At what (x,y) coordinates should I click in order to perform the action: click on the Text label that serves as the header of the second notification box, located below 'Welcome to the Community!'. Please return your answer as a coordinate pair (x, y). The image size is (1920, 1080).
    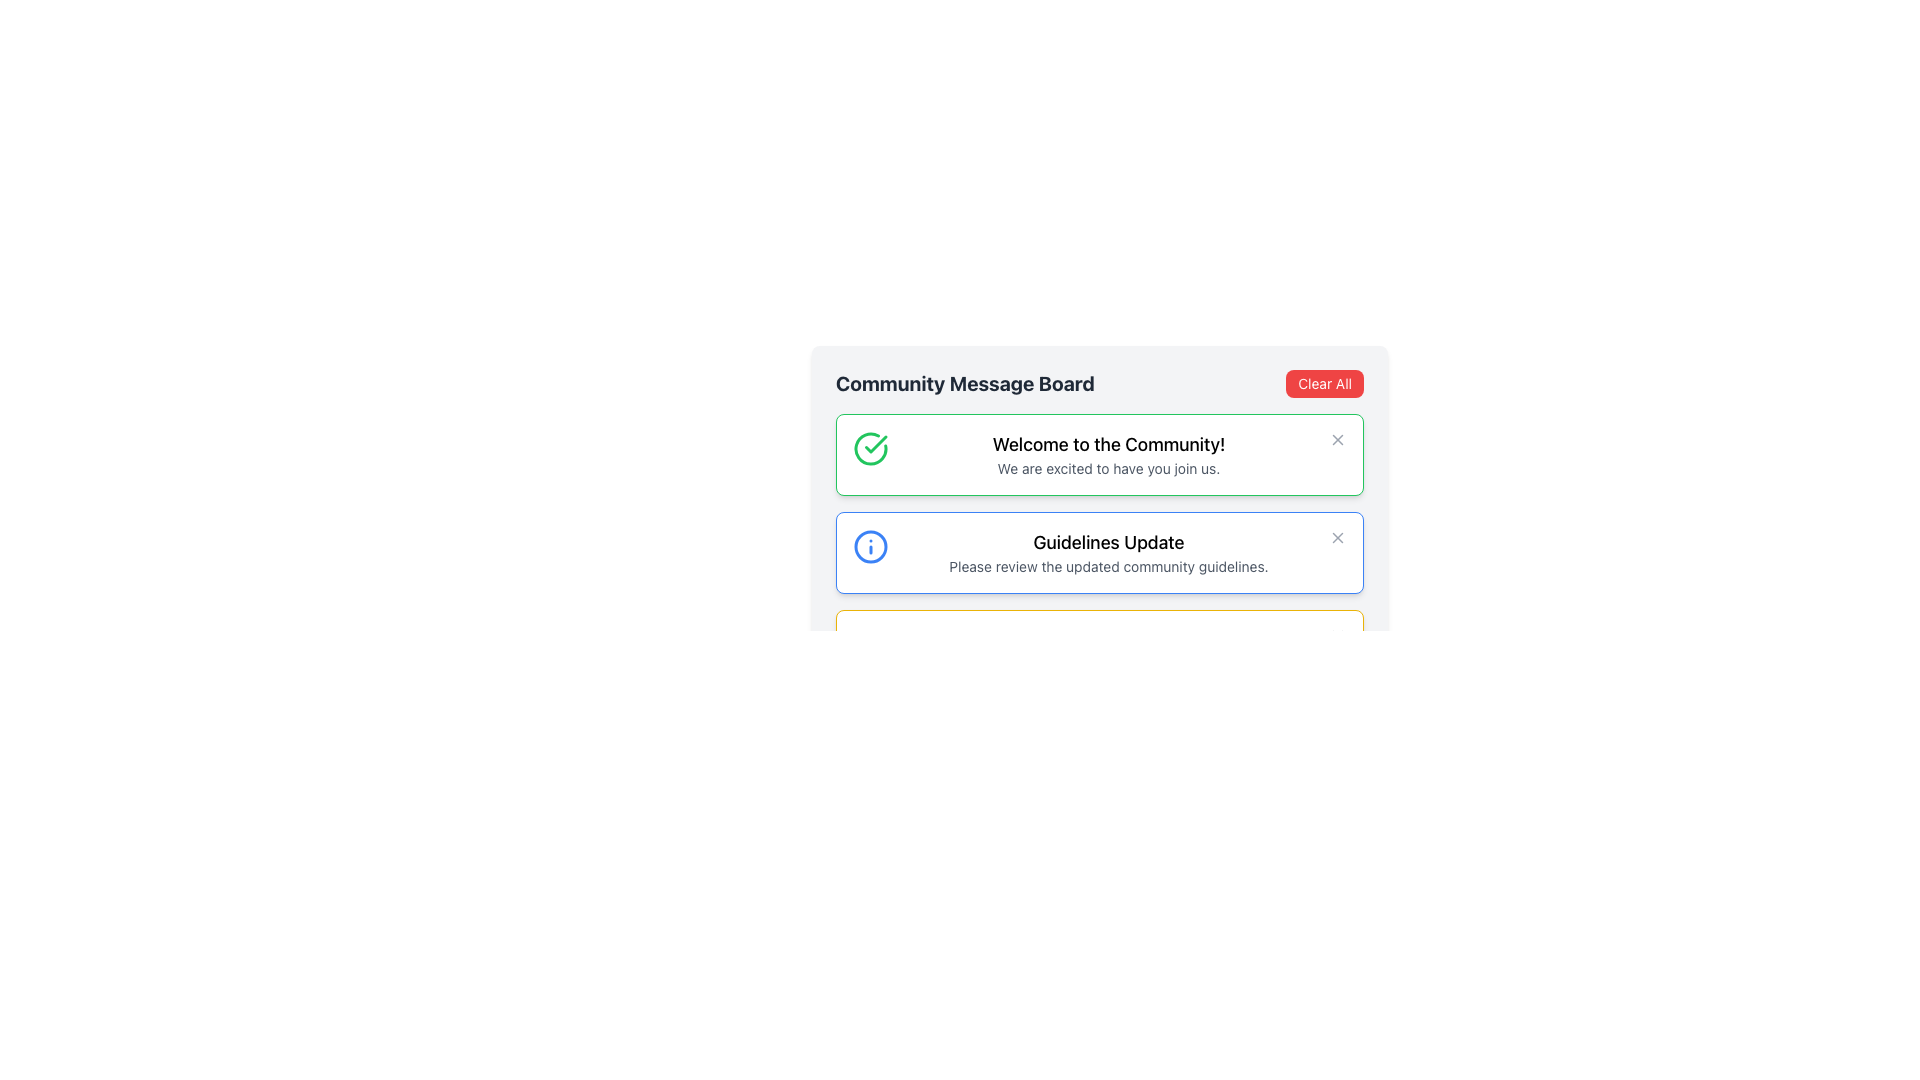
    Looking at the image, I should click on (1107, 543).